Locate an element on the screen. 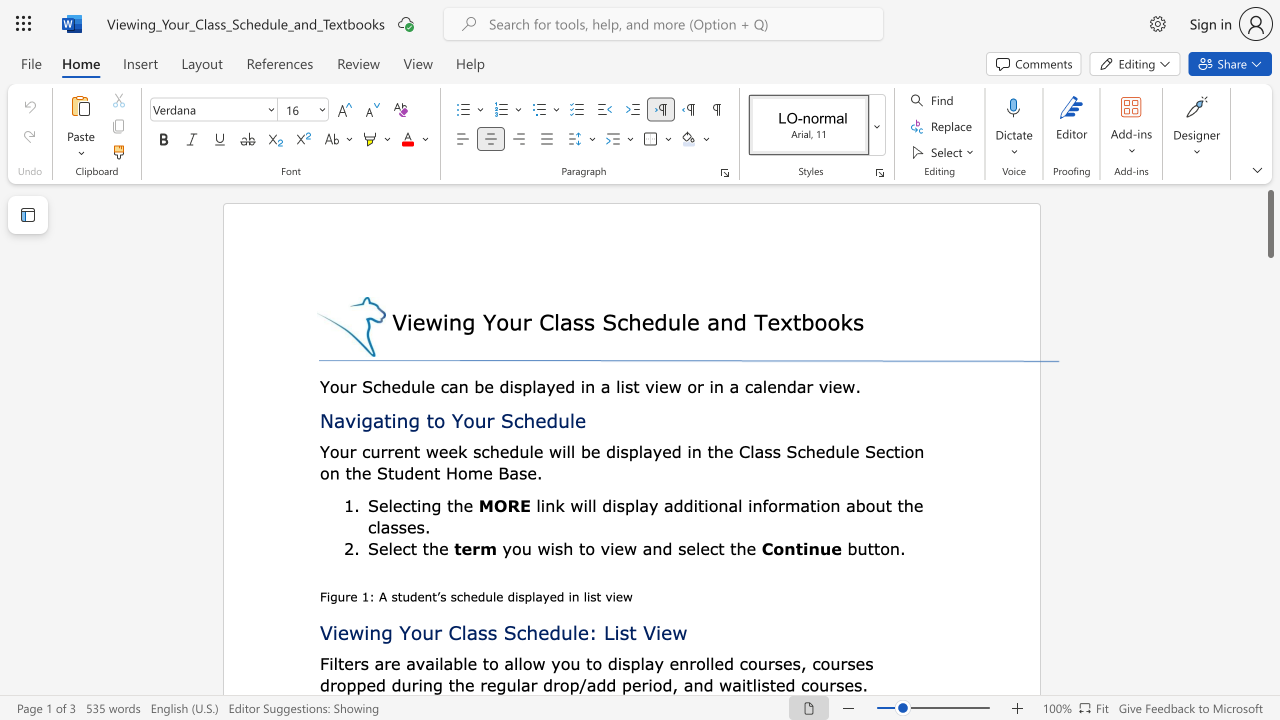  the scrollbar to scroll the page down is located at coordinates (1269, 660).